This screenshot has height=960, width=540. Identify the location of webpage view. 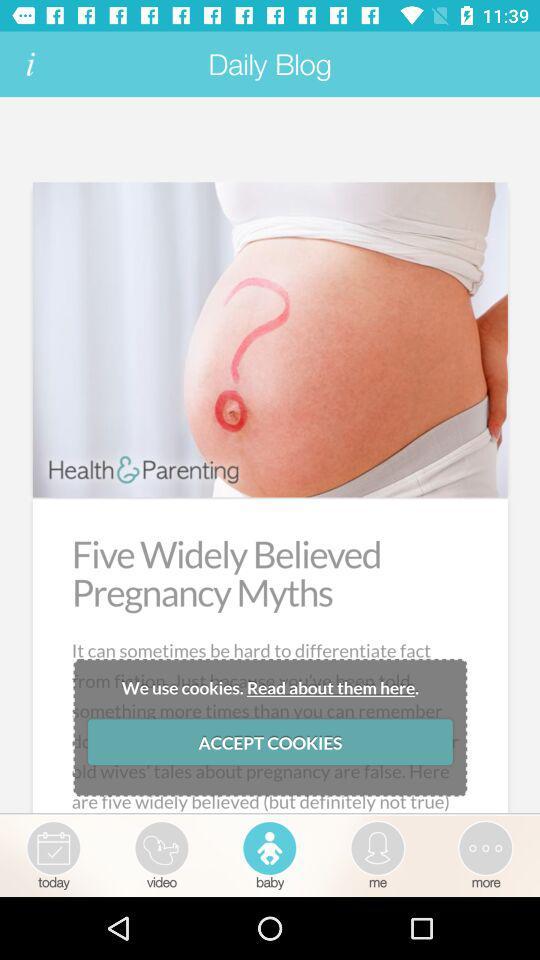
(270, 456).